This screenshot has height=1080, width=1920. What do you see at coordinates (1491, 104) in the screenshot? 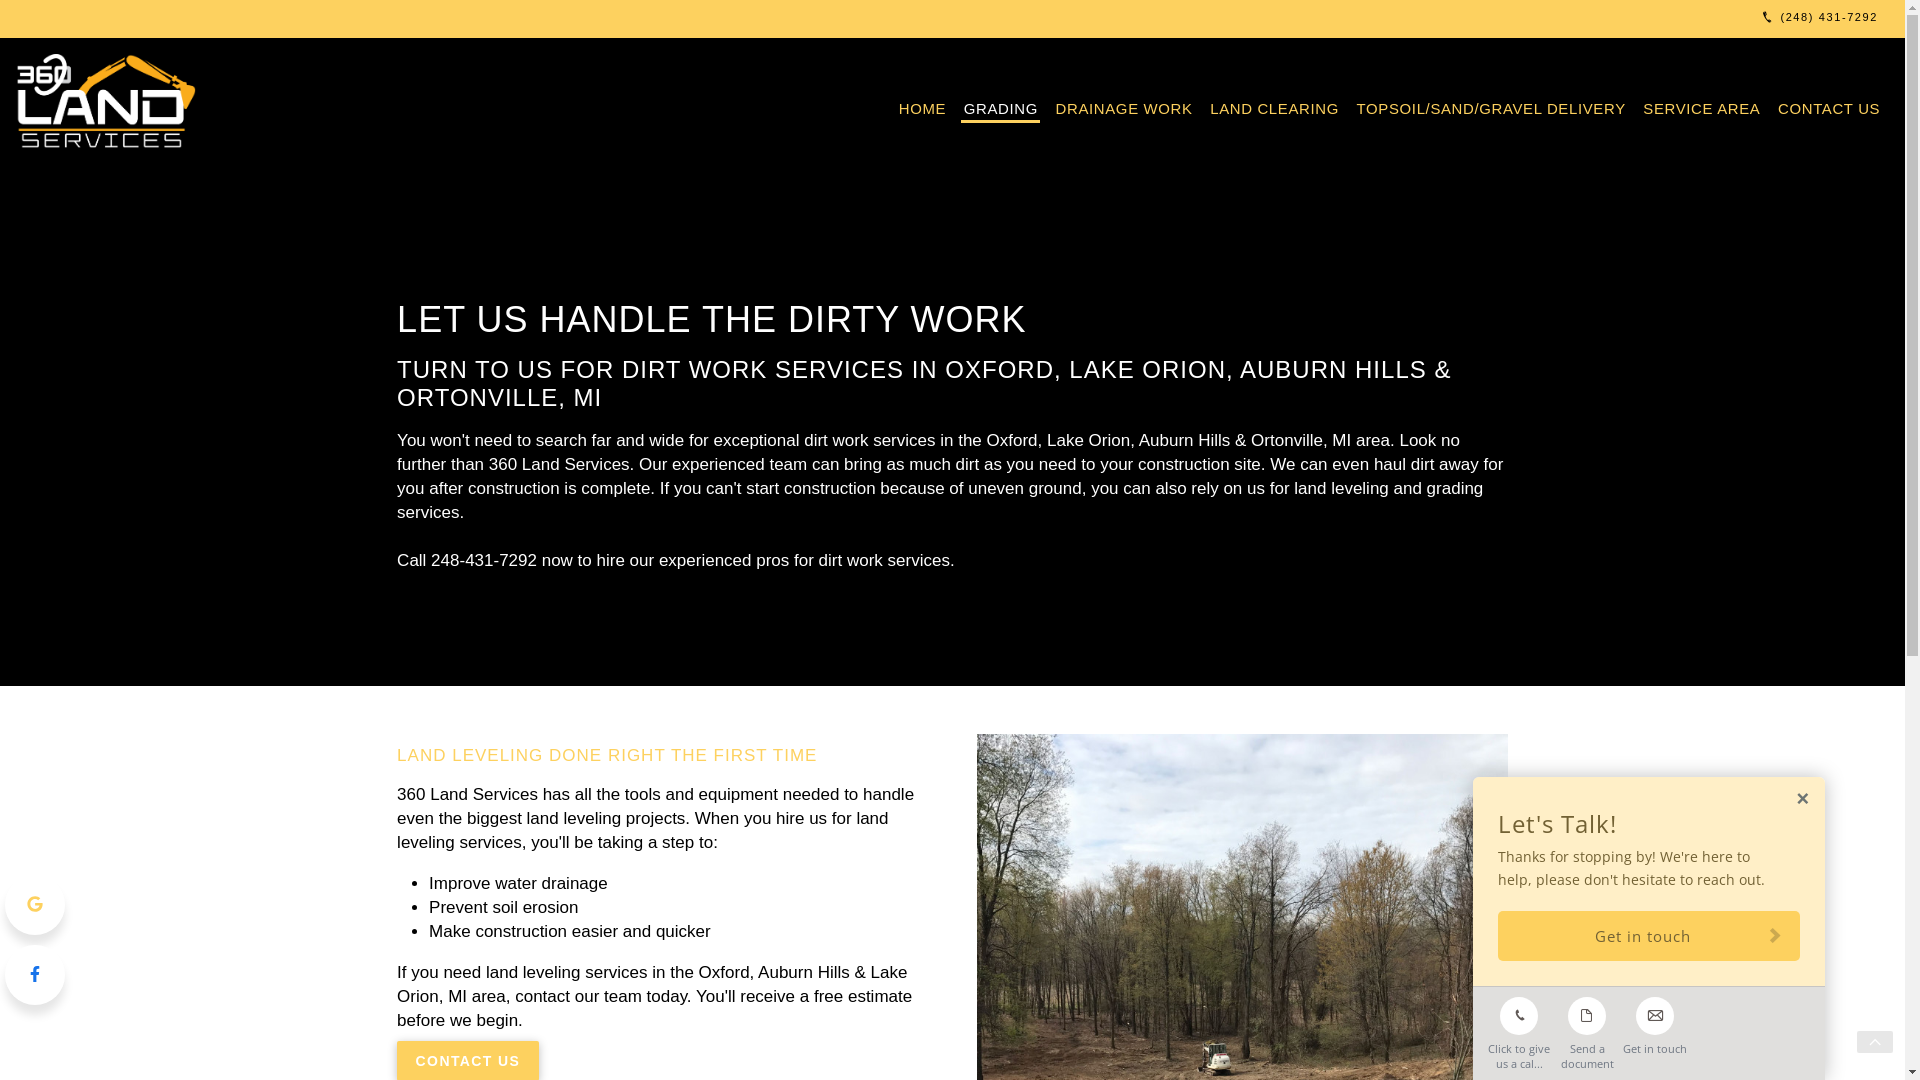
I see `'TOPSOIL/SAND/GRAVEL DELIVERY'` at bounding box center [1491, 104].